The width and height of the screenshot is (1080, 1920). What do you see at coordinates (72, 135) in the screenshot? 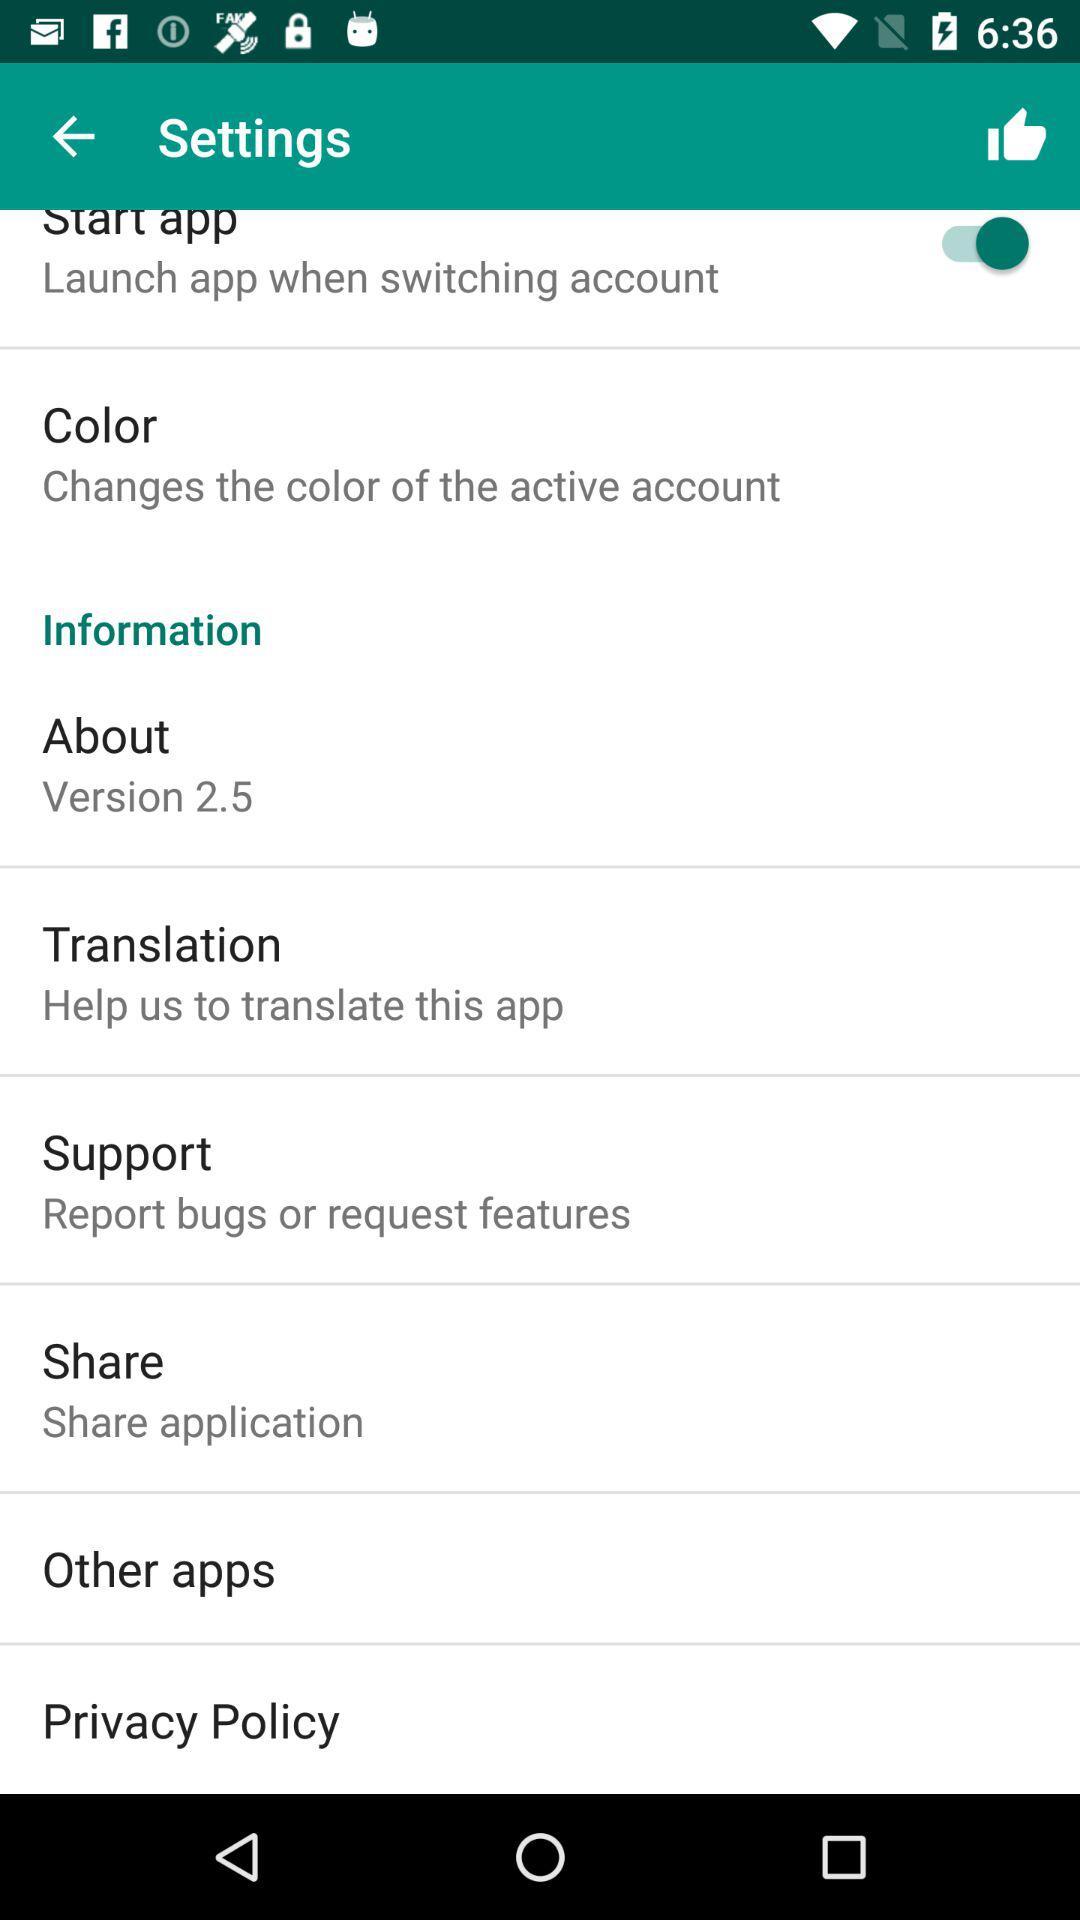
I see `icon next to settings icon` at bounding box center [72, 135].